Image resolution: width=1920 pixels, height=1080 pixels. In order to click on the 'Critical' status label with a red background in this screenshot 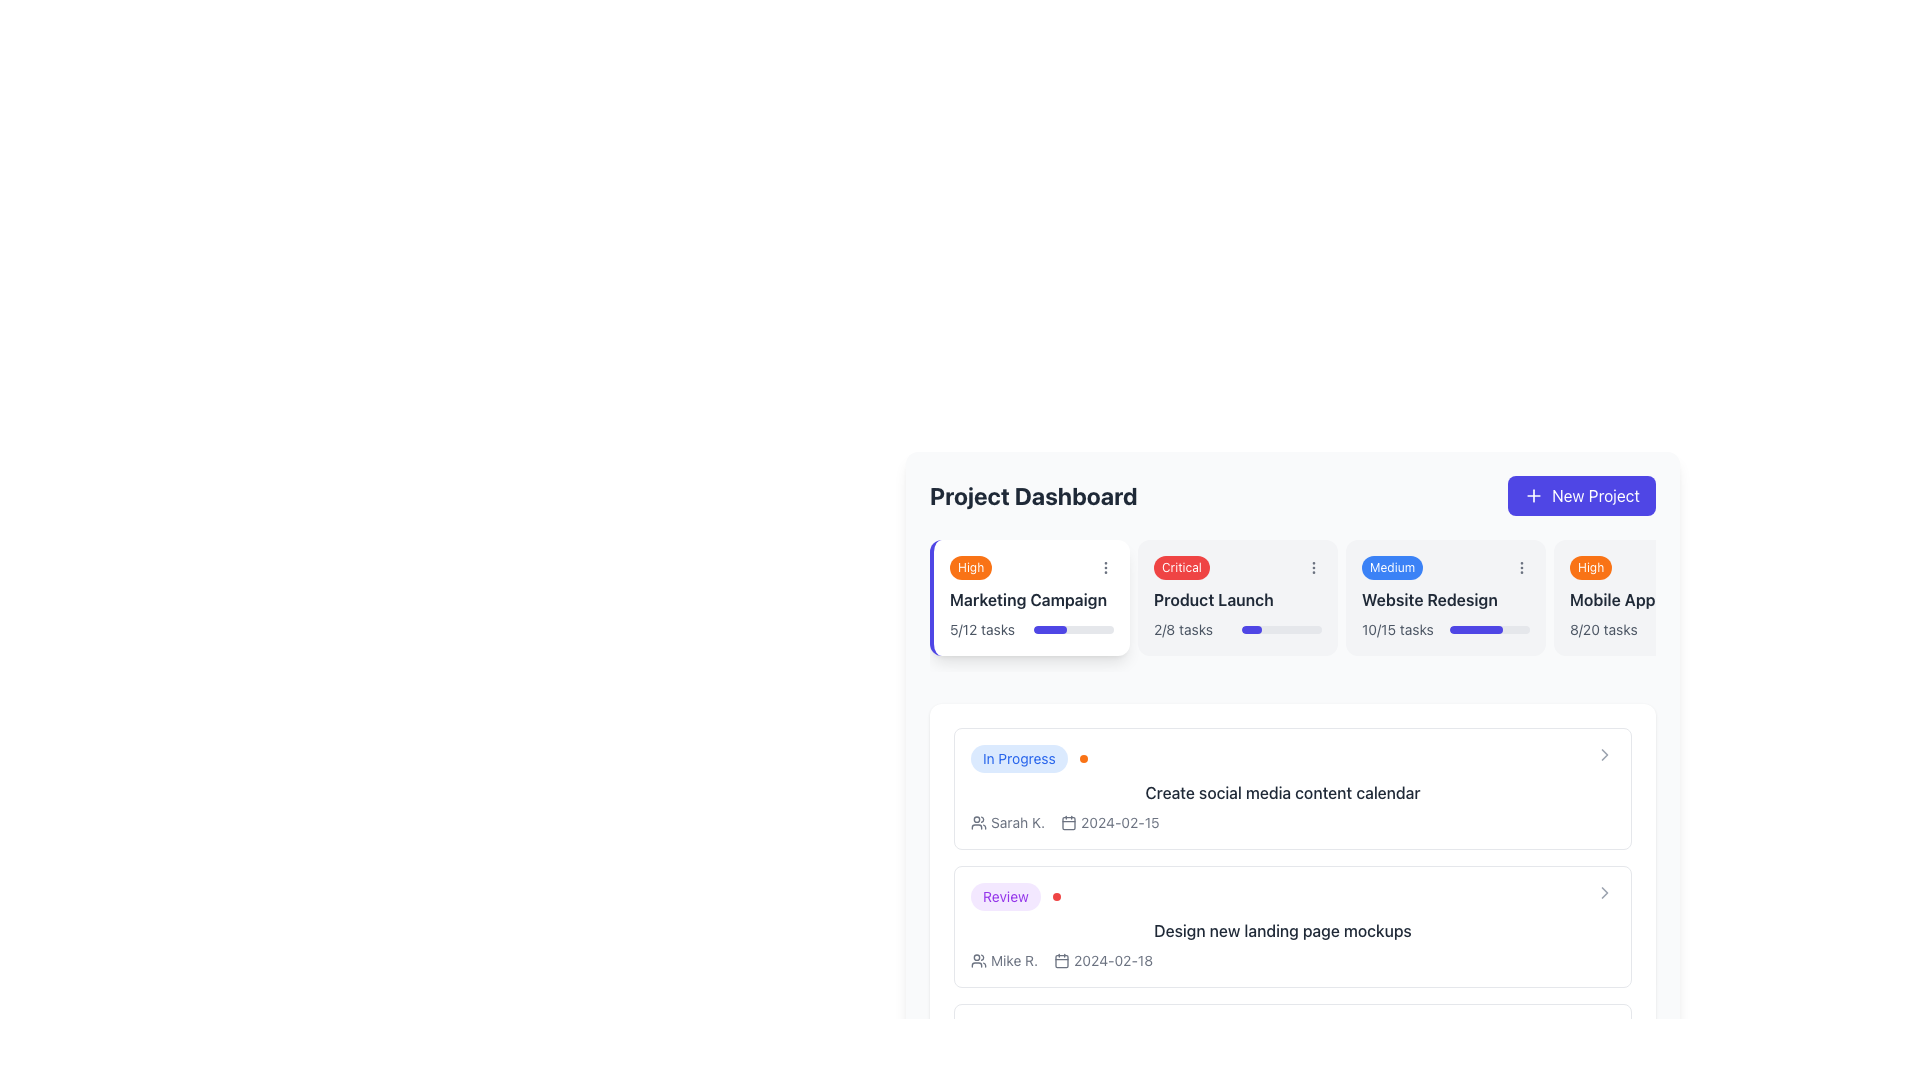, I will do `click(1237, 567)`.